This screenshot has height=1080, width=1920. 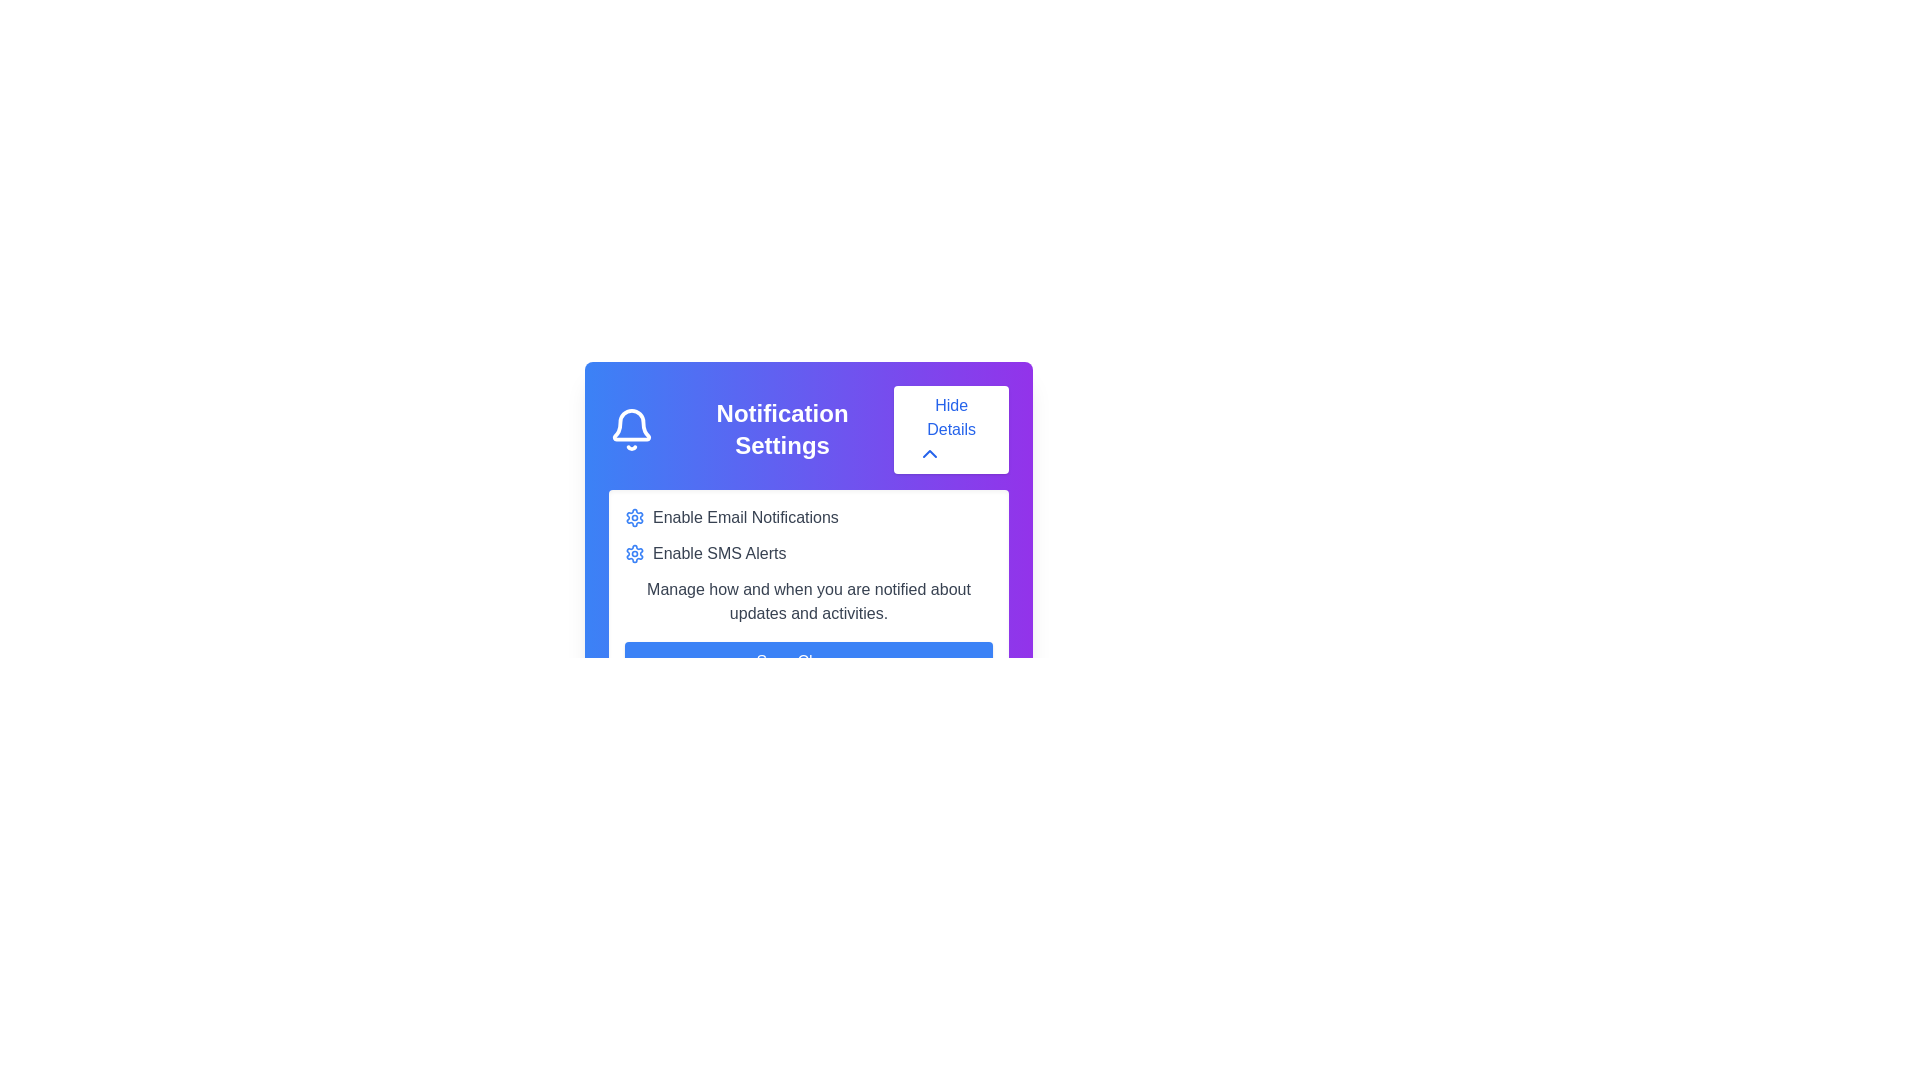 What do you see at coordinates (633, 516) in the screenshot?
I see `the settings icon located in the top-left corner of the 'Enable Email Notifications' option` at bounding box center [633, 516].